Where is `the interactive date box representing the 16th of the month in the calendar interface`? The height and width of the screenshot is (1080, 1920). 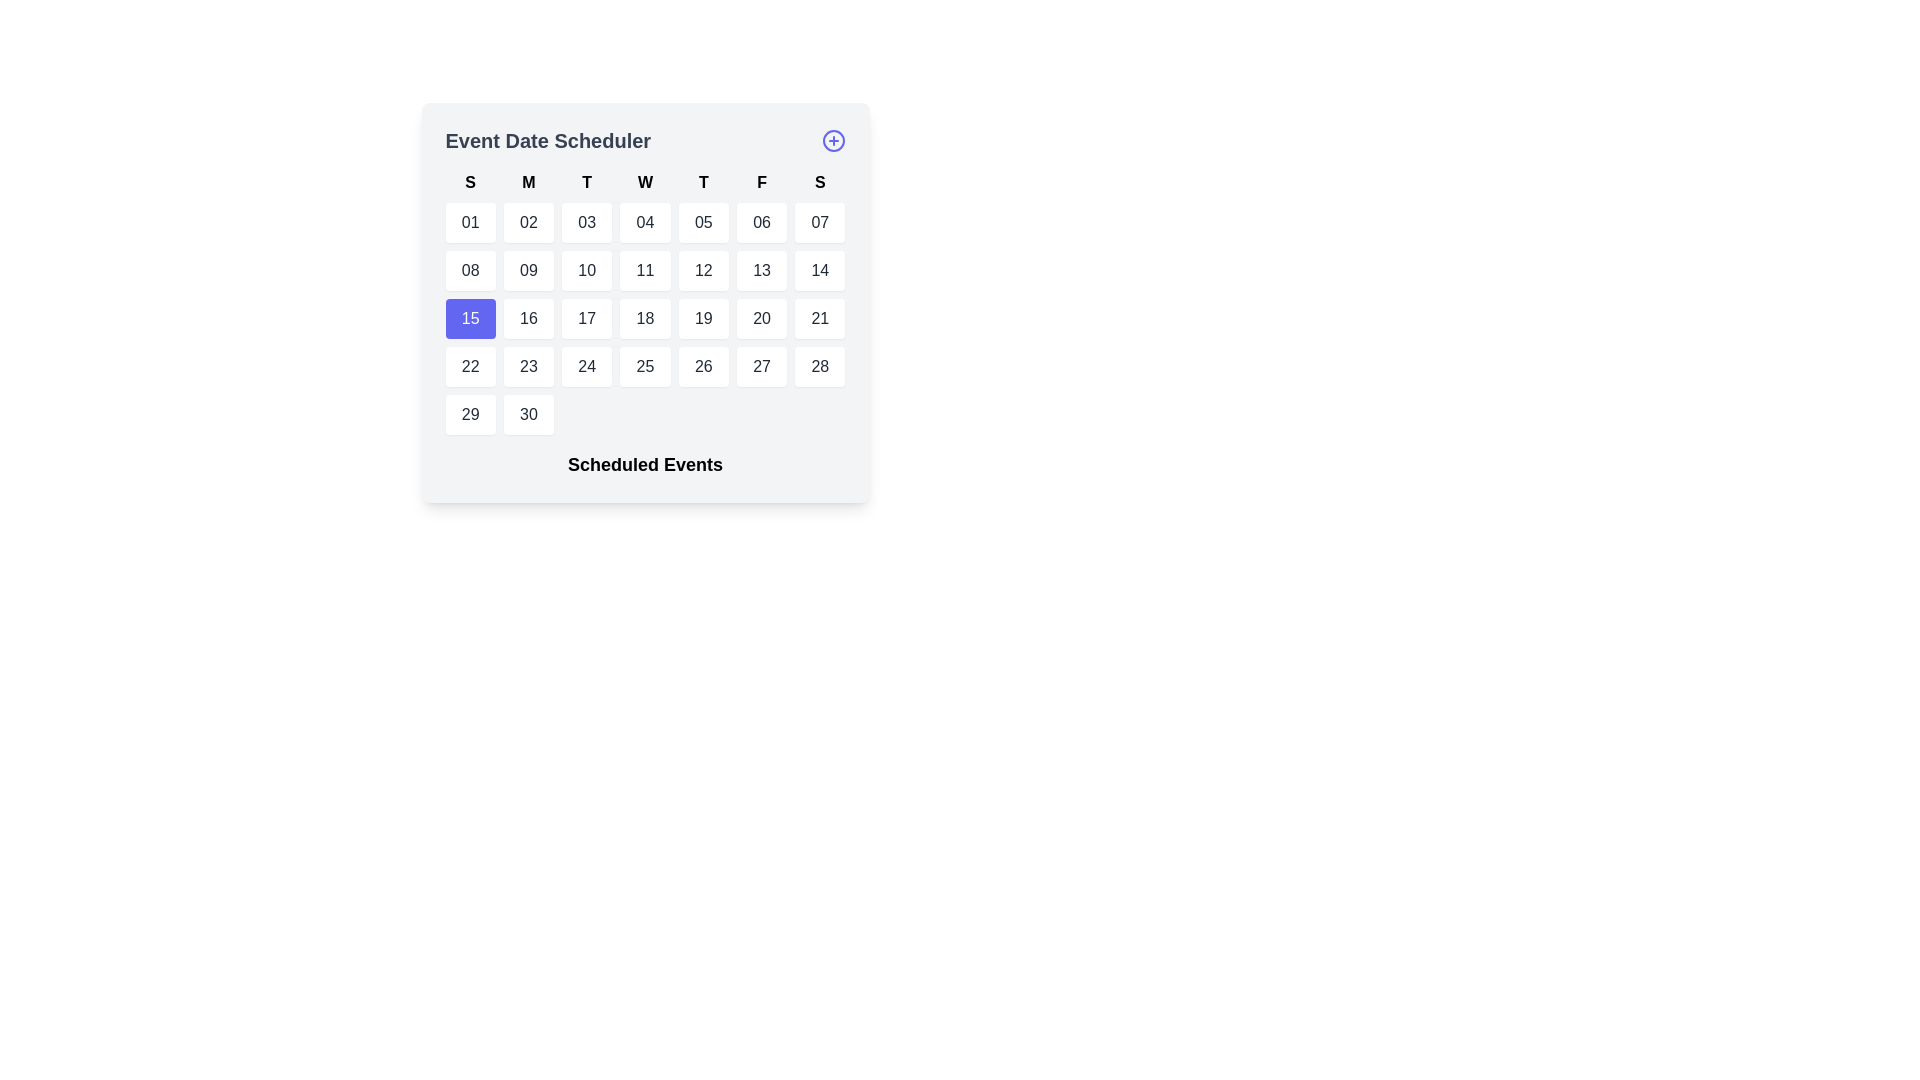
the interactive date box representing the 16th of the month in the calendar interface is located at coordinates (528, 318).